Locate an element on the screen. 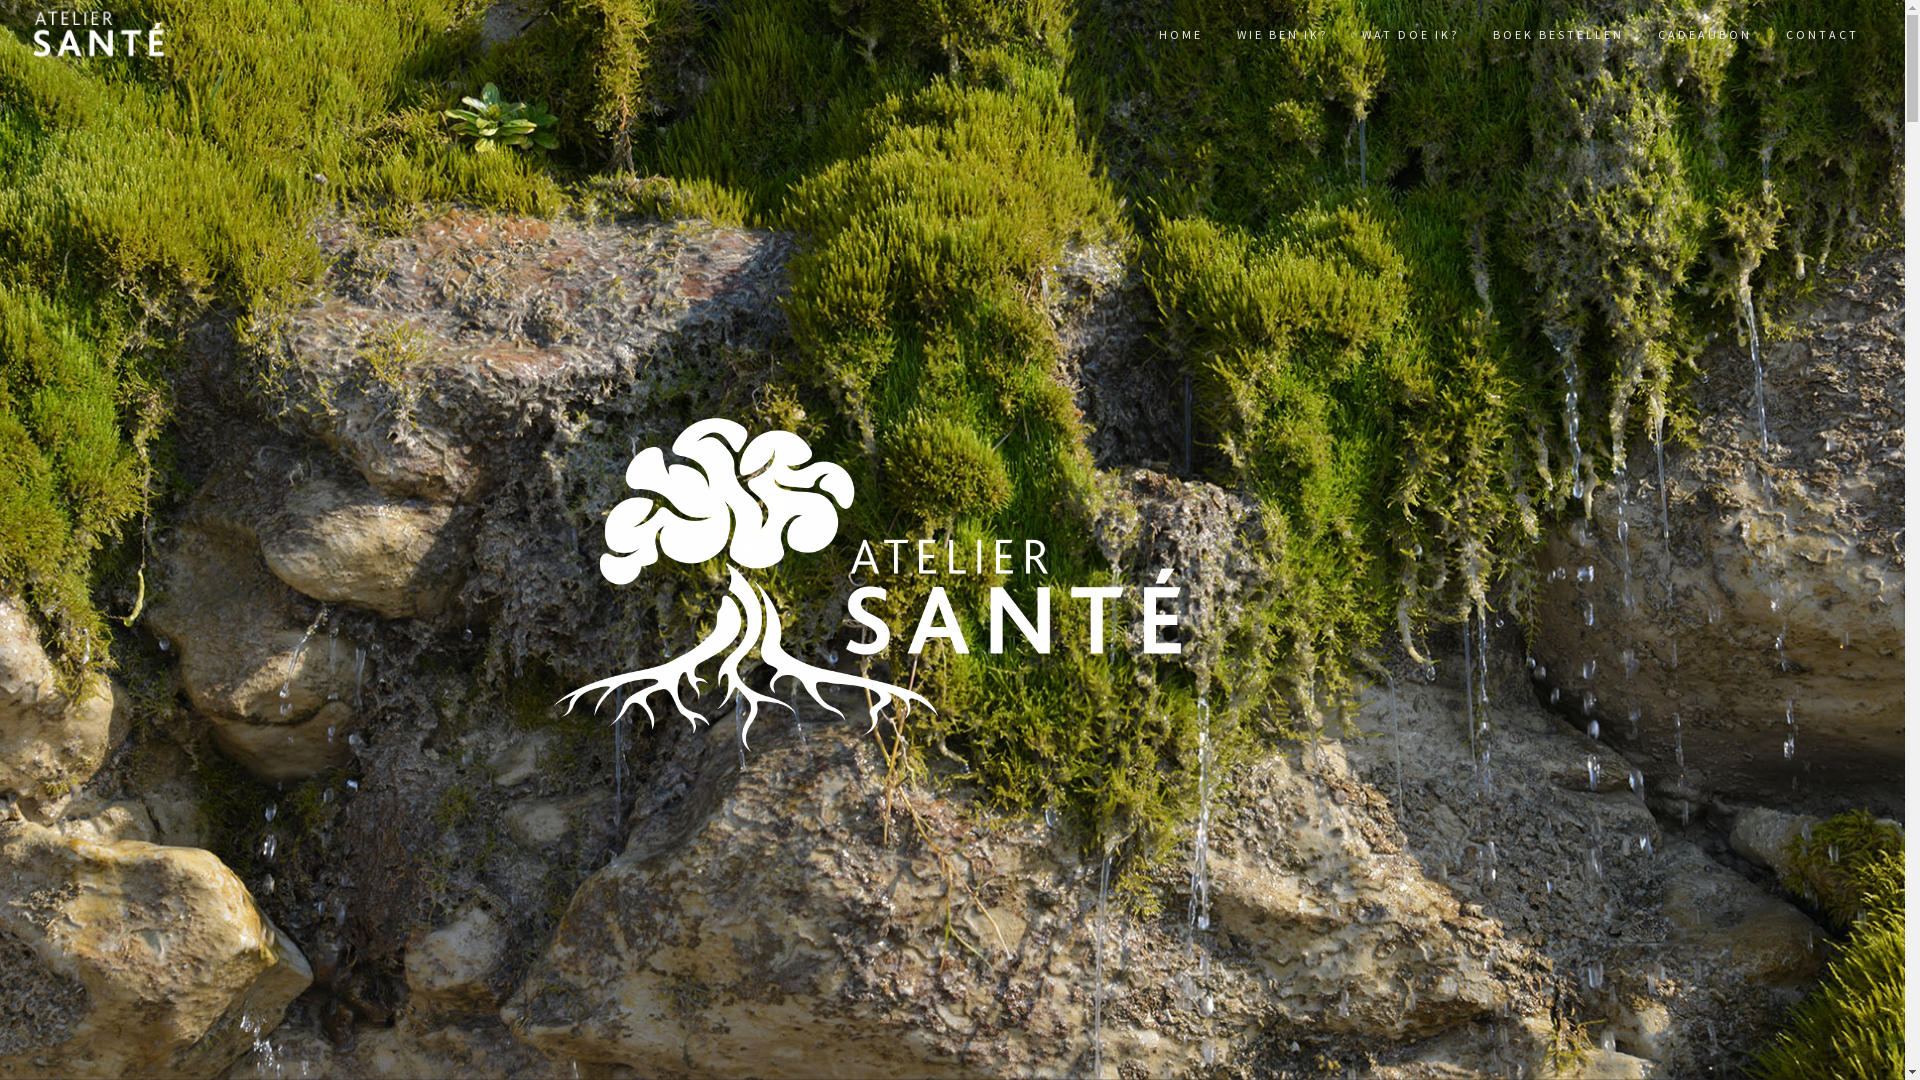  'WAT DOE IK?' is located at coordinates (1409, 34).